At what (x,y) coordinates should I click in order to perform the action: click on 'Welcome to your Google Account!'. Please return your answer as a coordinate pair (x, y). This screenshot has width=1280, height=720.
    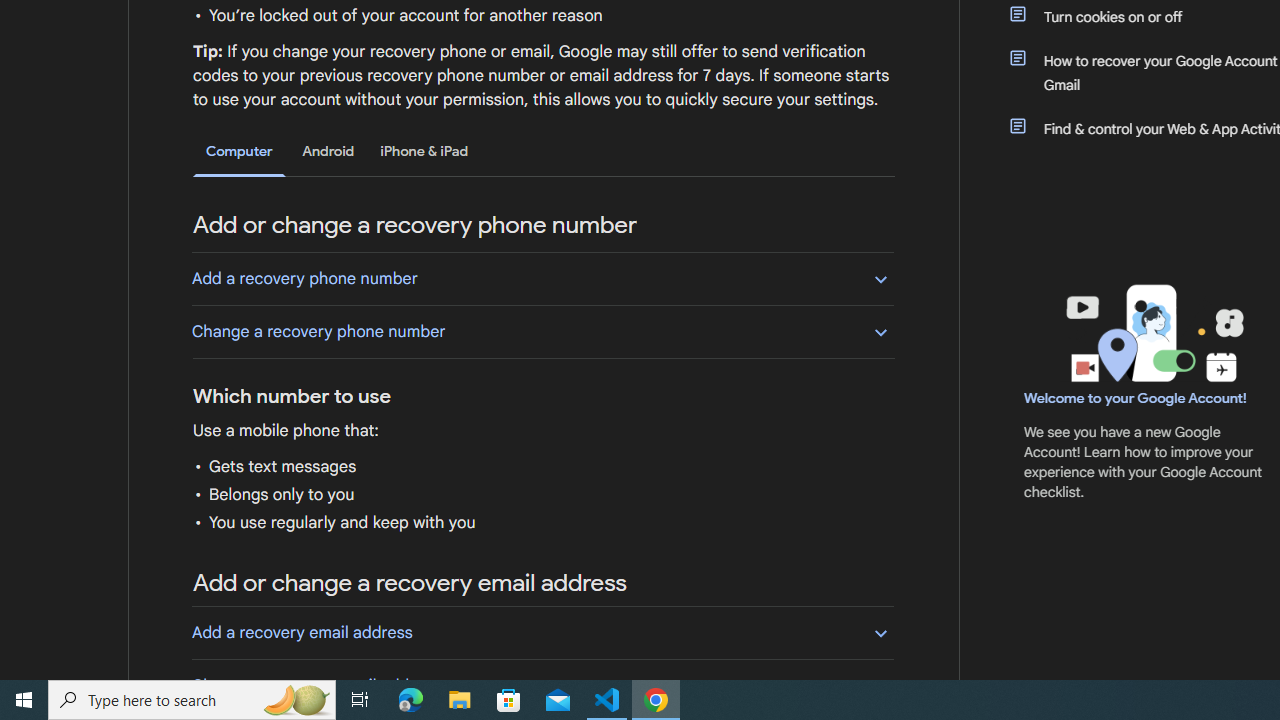
    Looking at the image, I should click on (1135, 397).